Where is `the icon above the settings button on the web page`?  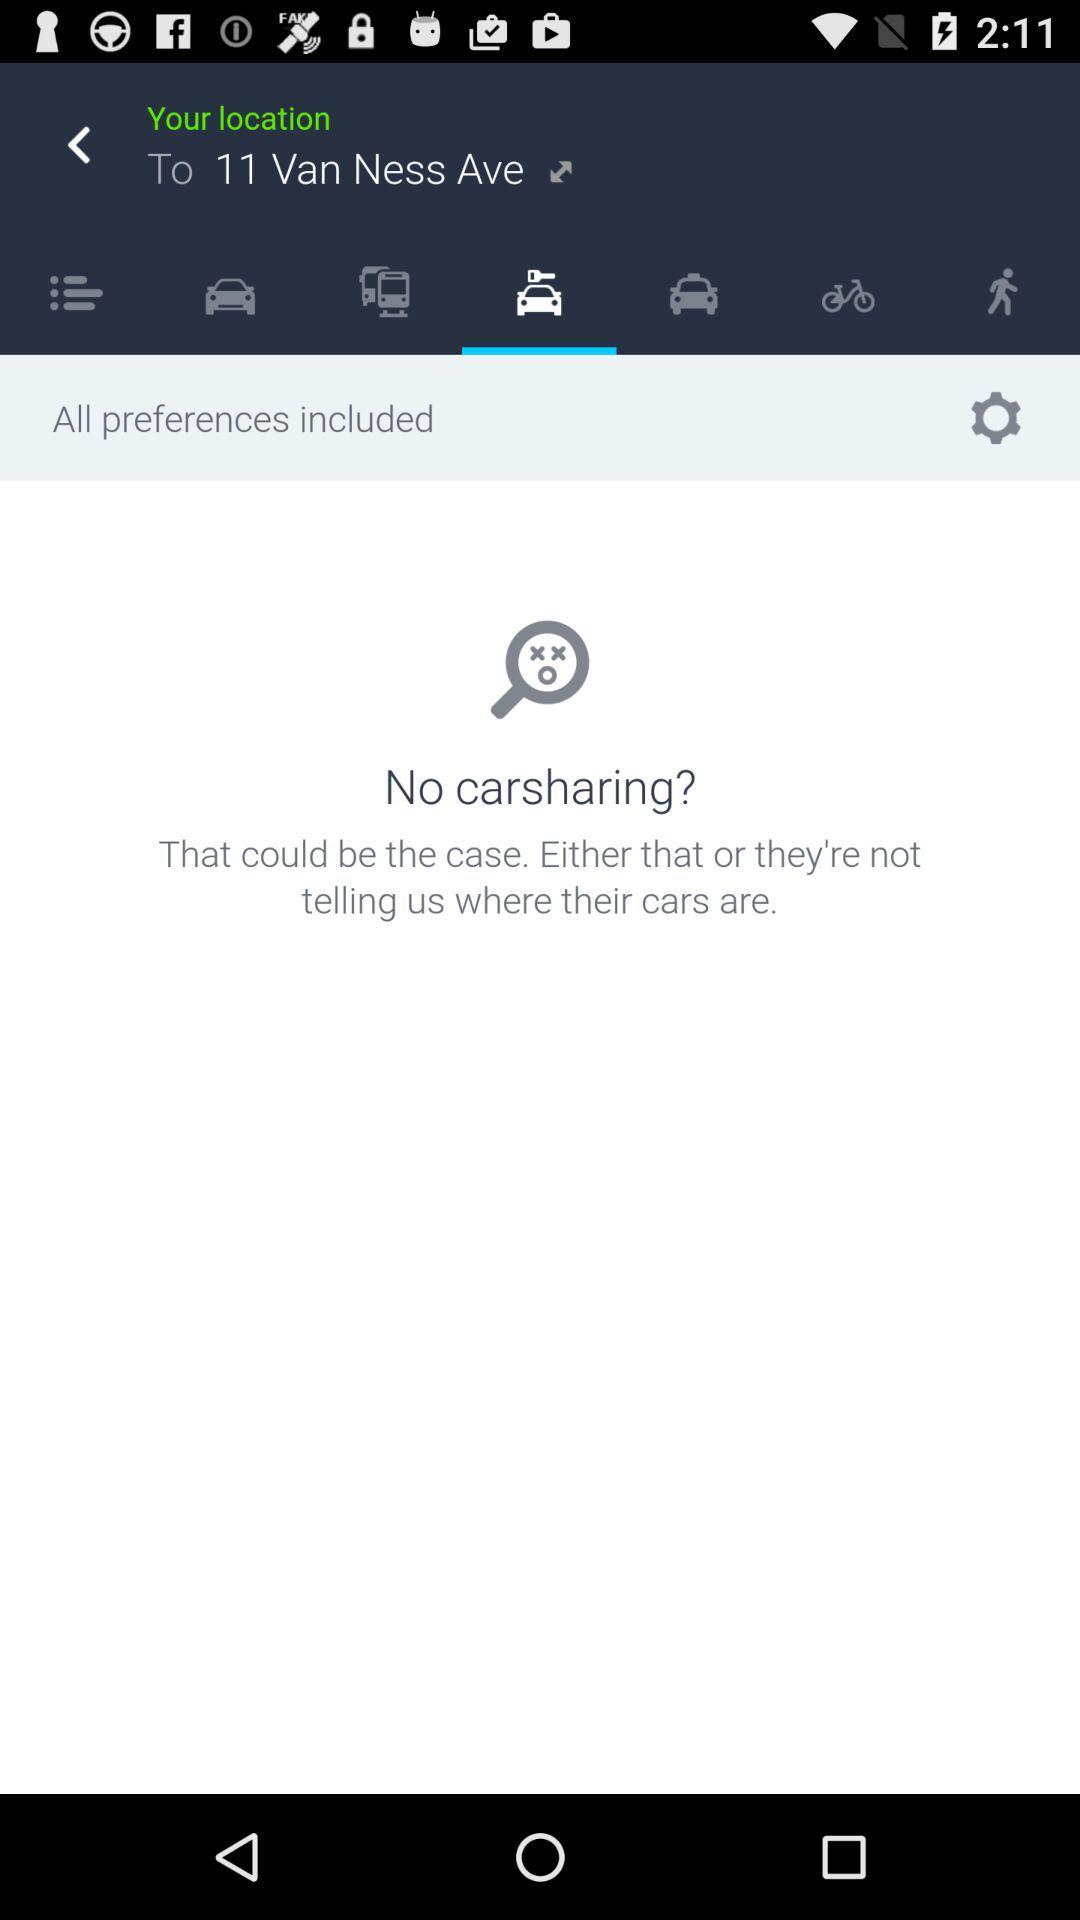
the icon above the settings button on the web page is located at coordinates (1002, 291).